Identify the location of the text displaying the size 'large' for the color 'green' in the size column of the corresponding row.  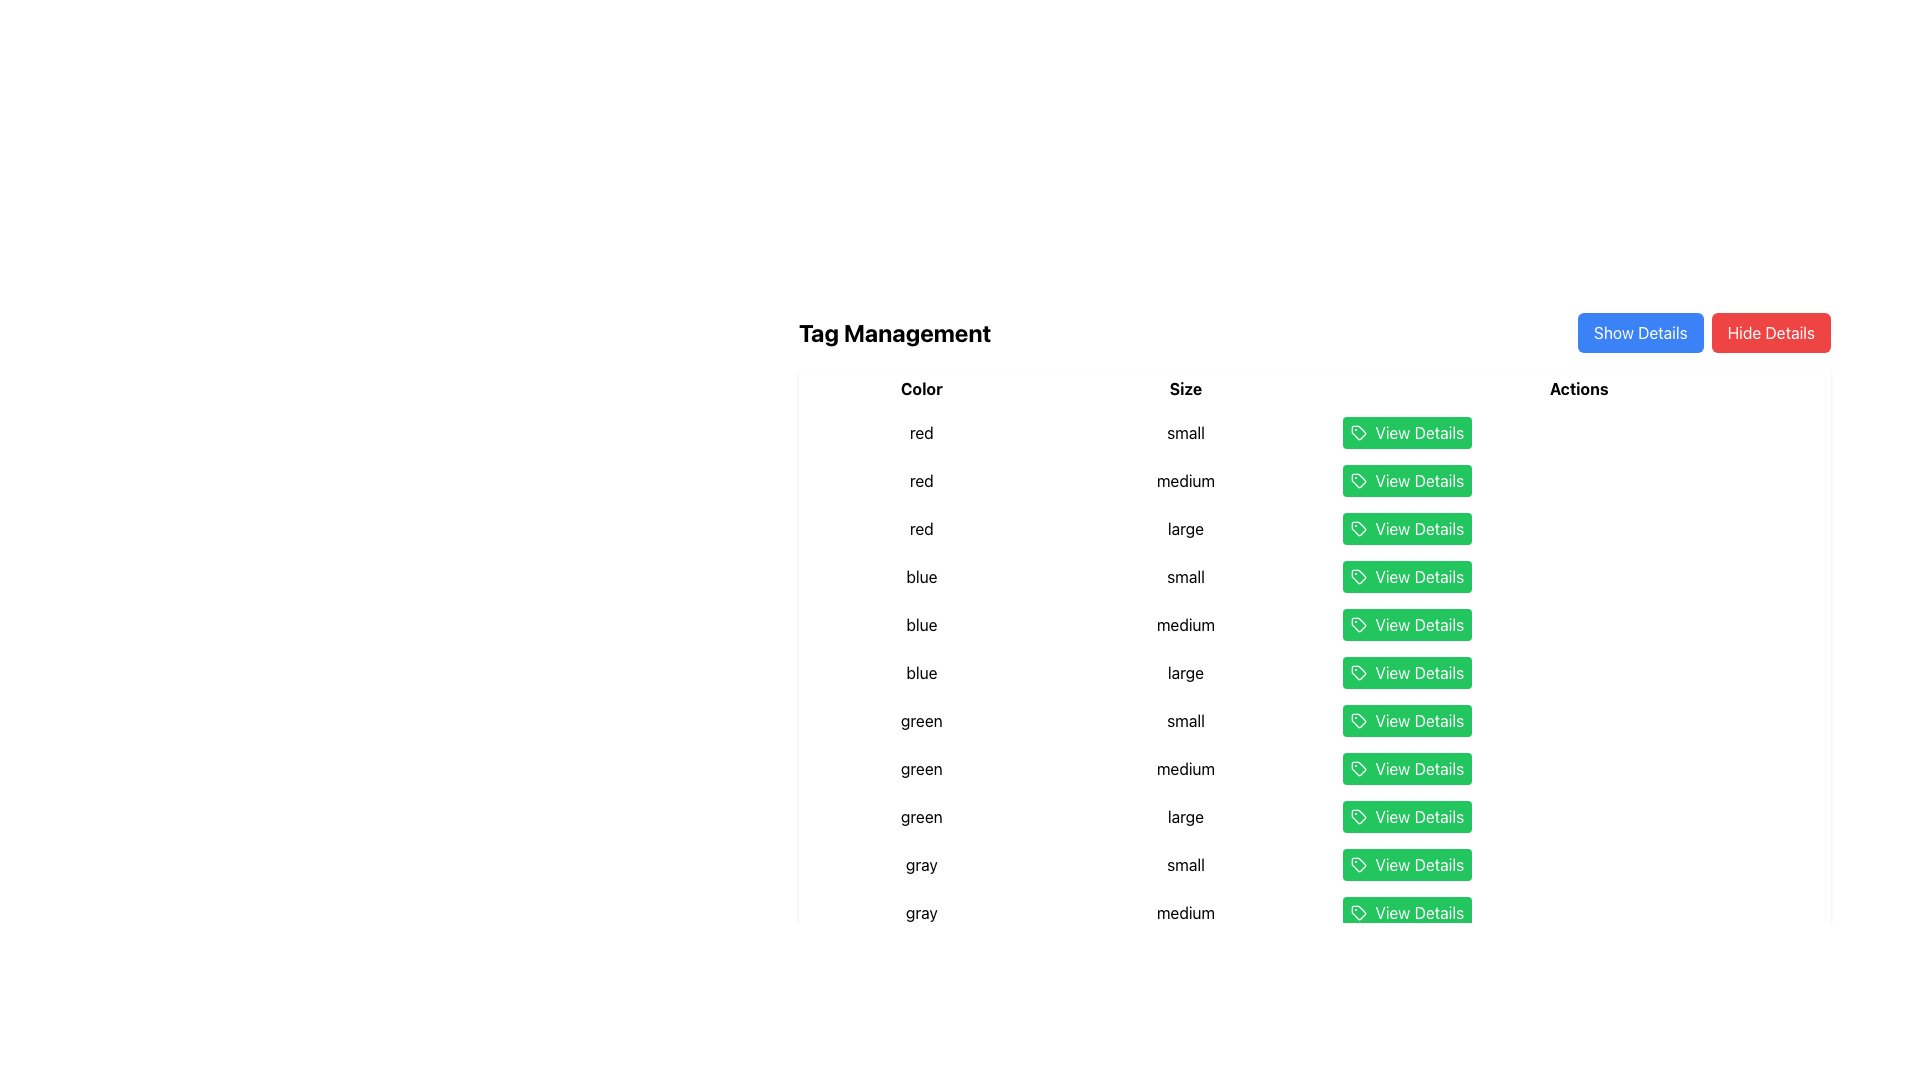
(1185, 817).